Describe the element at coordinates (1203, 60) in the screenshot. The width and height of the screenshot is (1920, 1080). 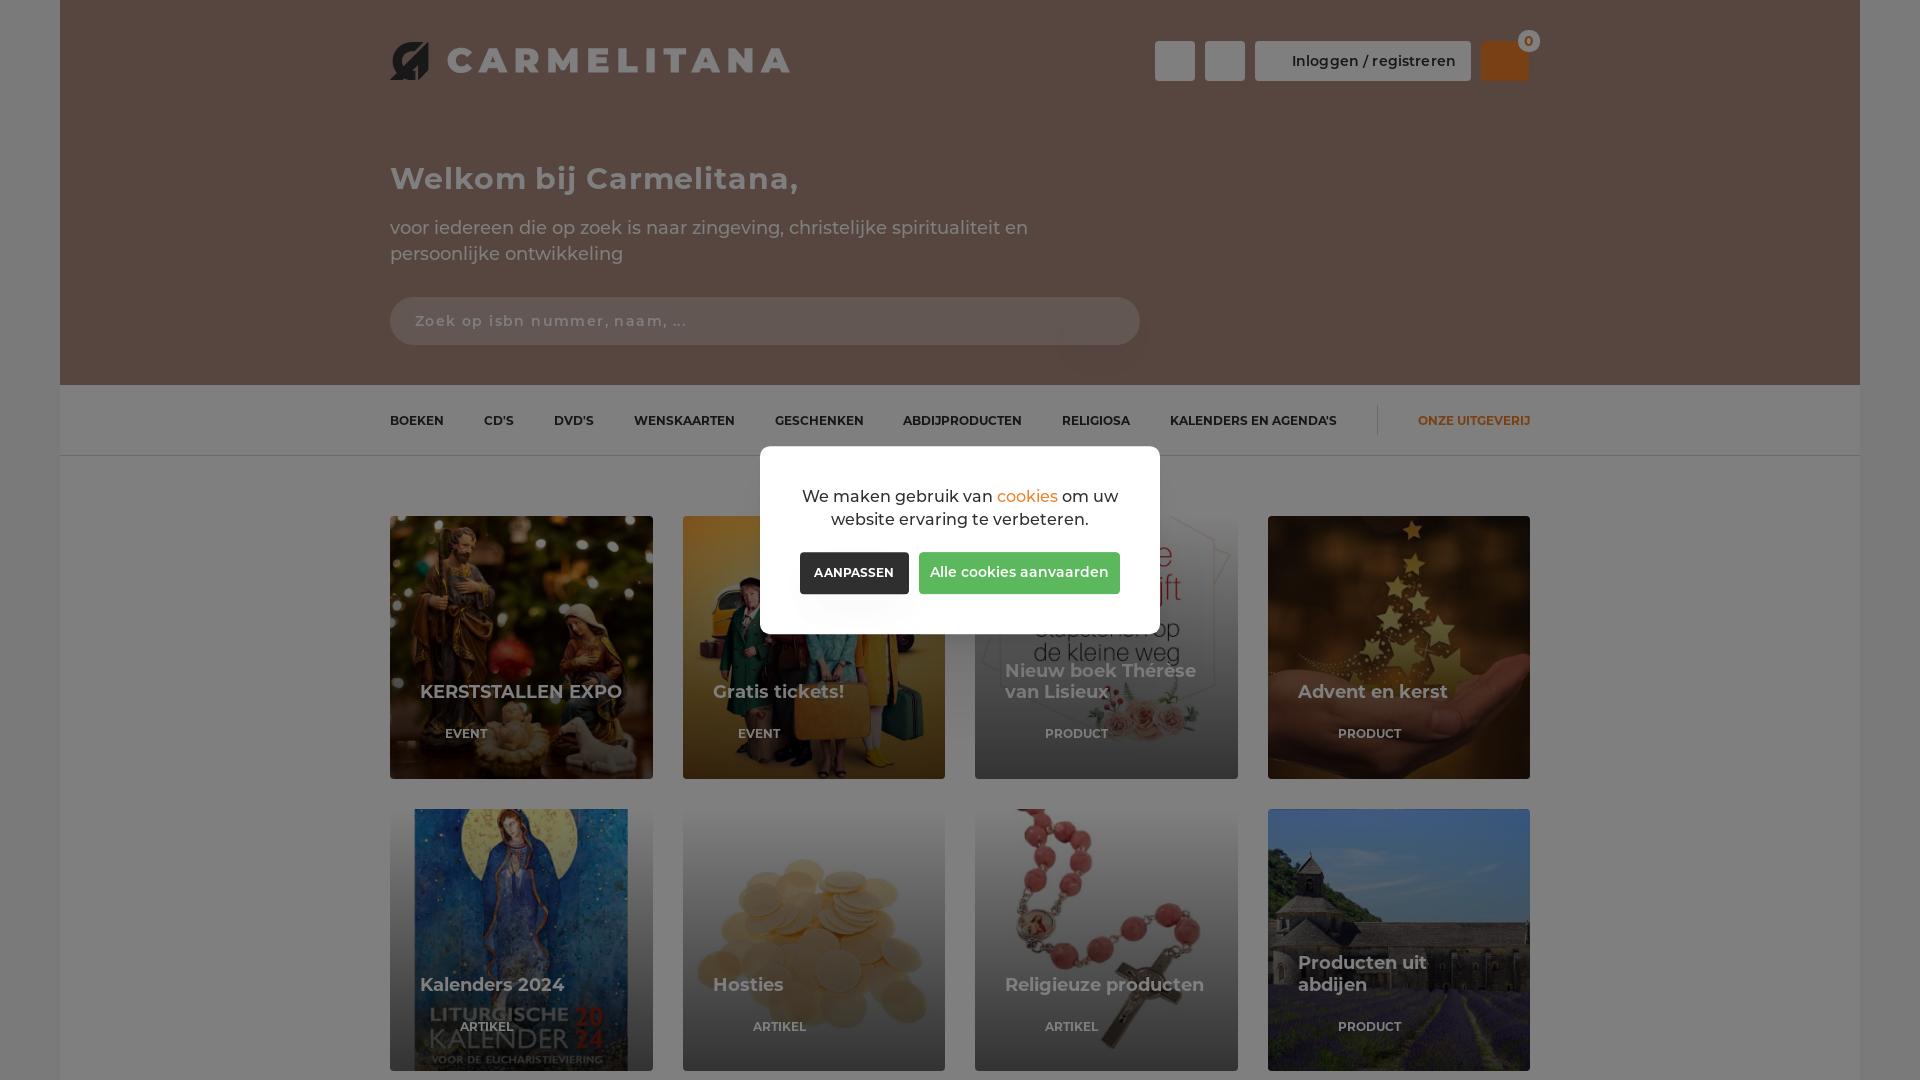
I see `'Volg Carmelitana op Instagram!'` at that location.